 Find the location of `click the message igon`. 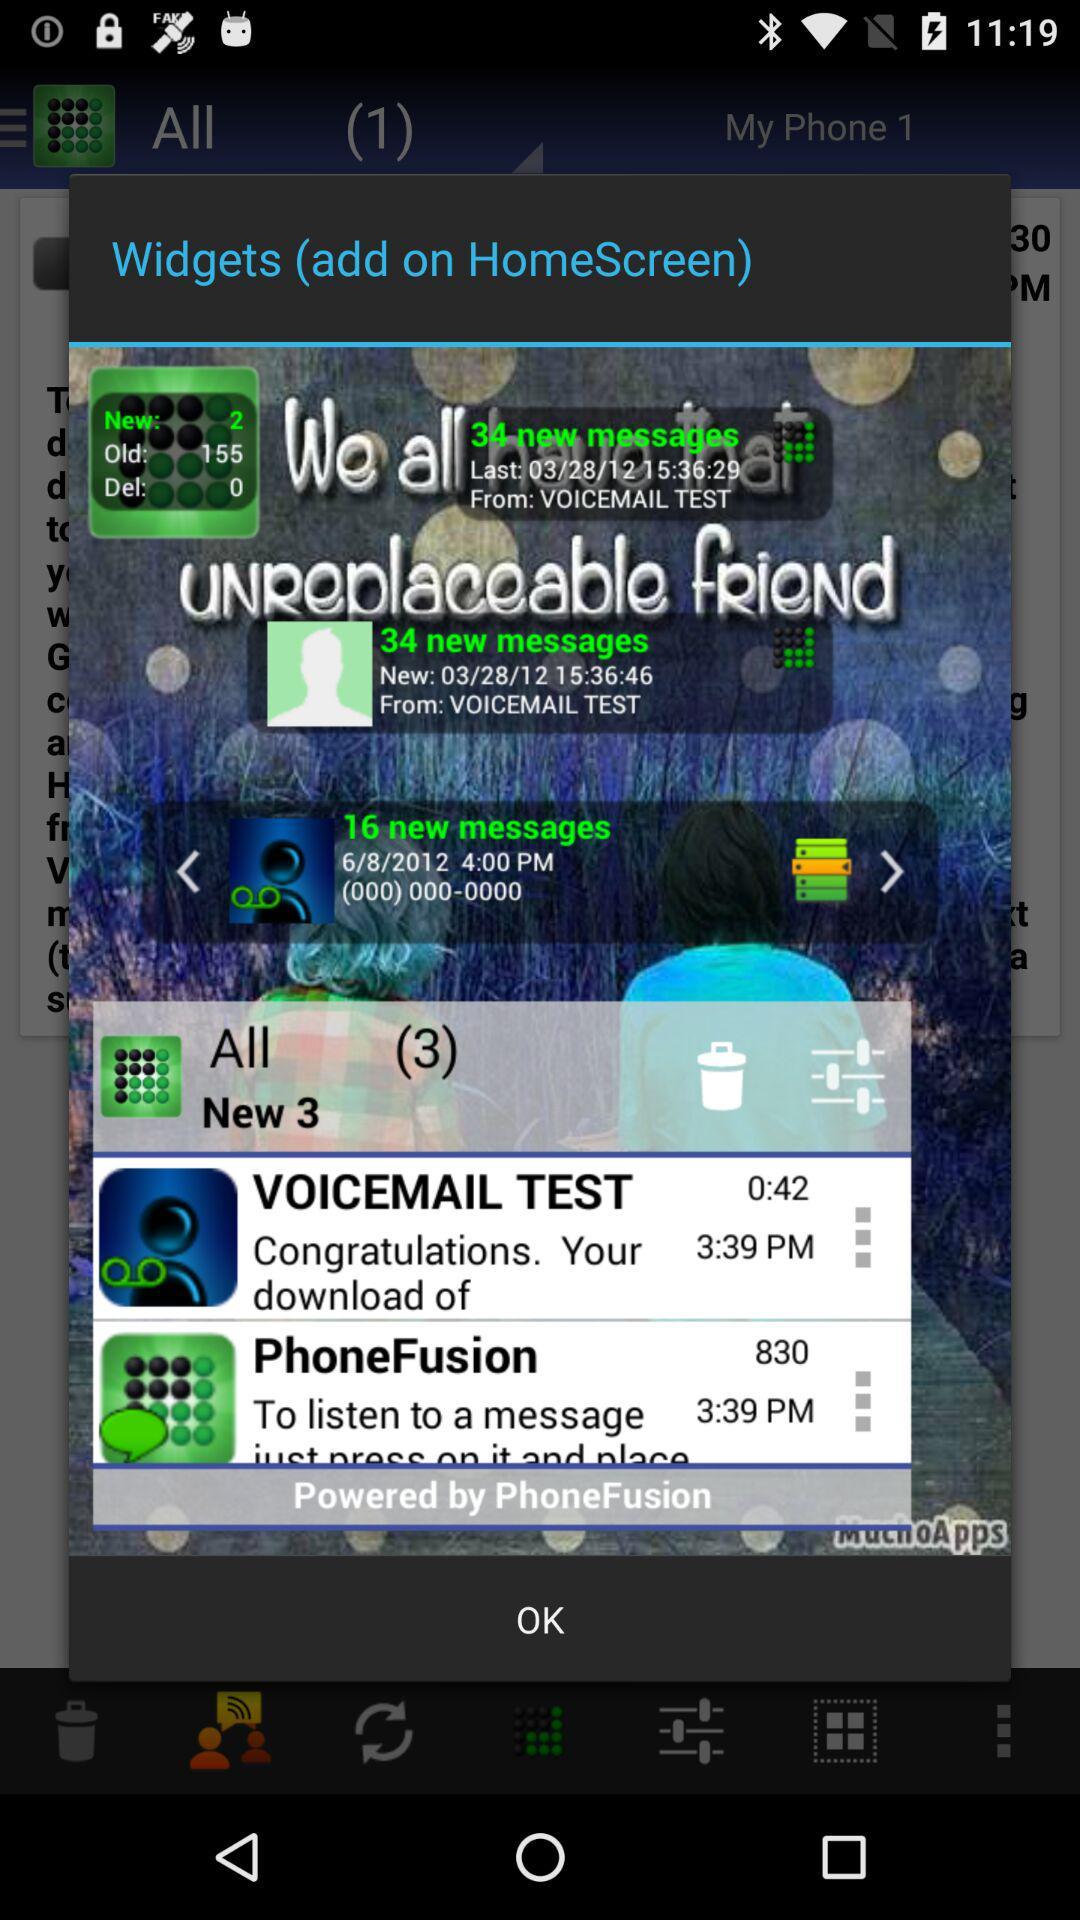

click the message igon is located at coordinates (540, 872).